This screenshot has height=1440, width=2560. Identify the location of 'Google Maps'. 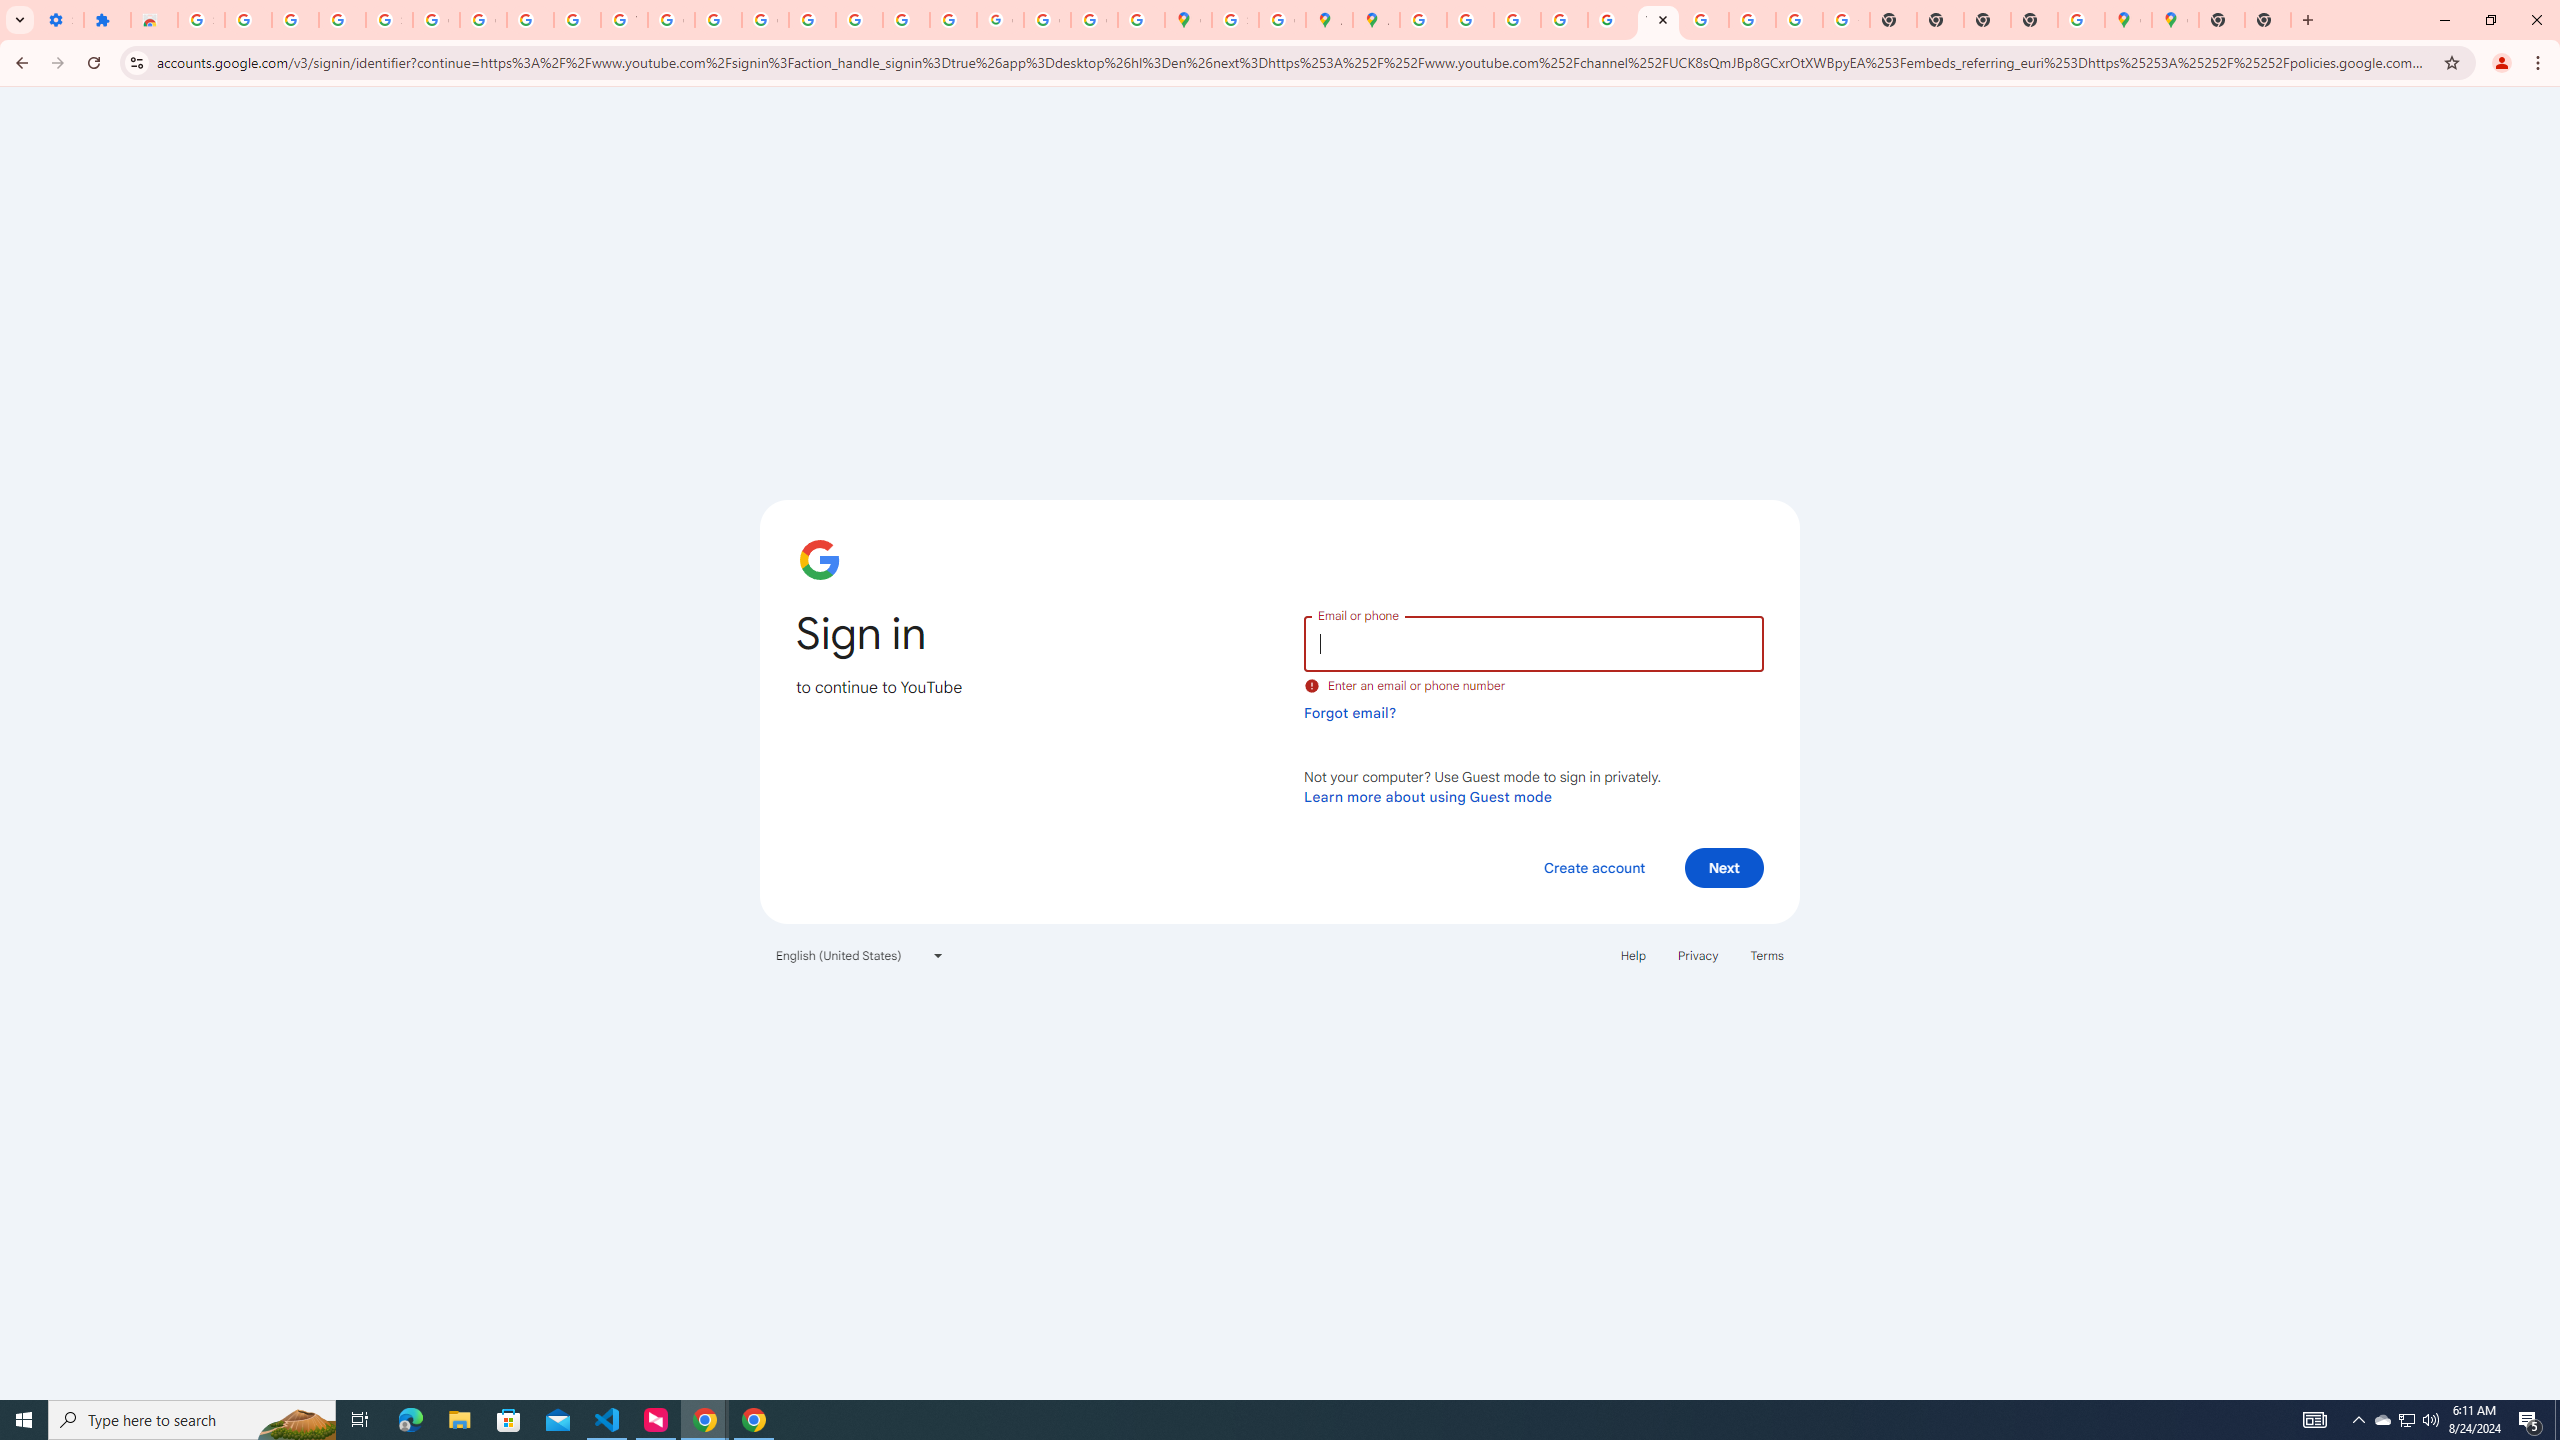
(2173, 19).